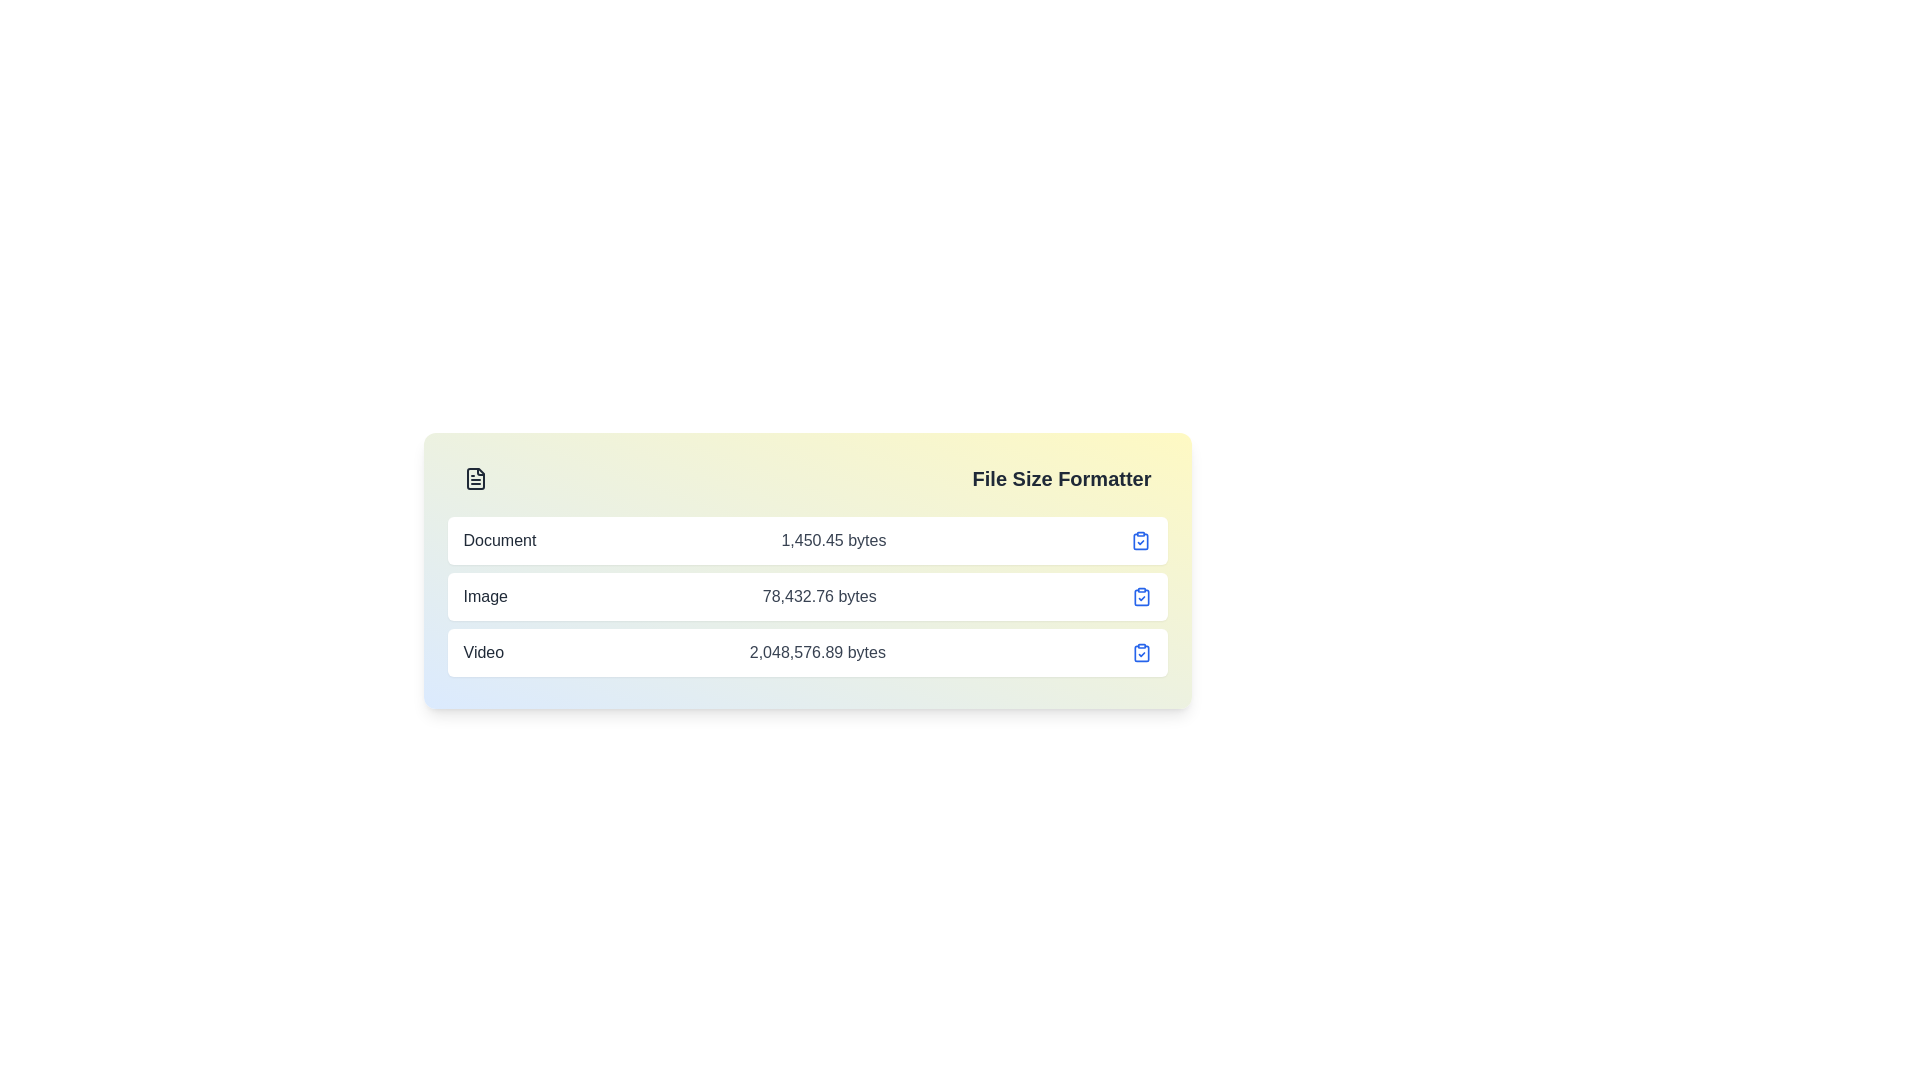 This screenshot has height=1080, width=1920. I want to click on the 'Video' text label, which is styled in a medium-weight font and dark gray color, located at the bottom of a list-like structure within a card-like component, so click(483, 652).